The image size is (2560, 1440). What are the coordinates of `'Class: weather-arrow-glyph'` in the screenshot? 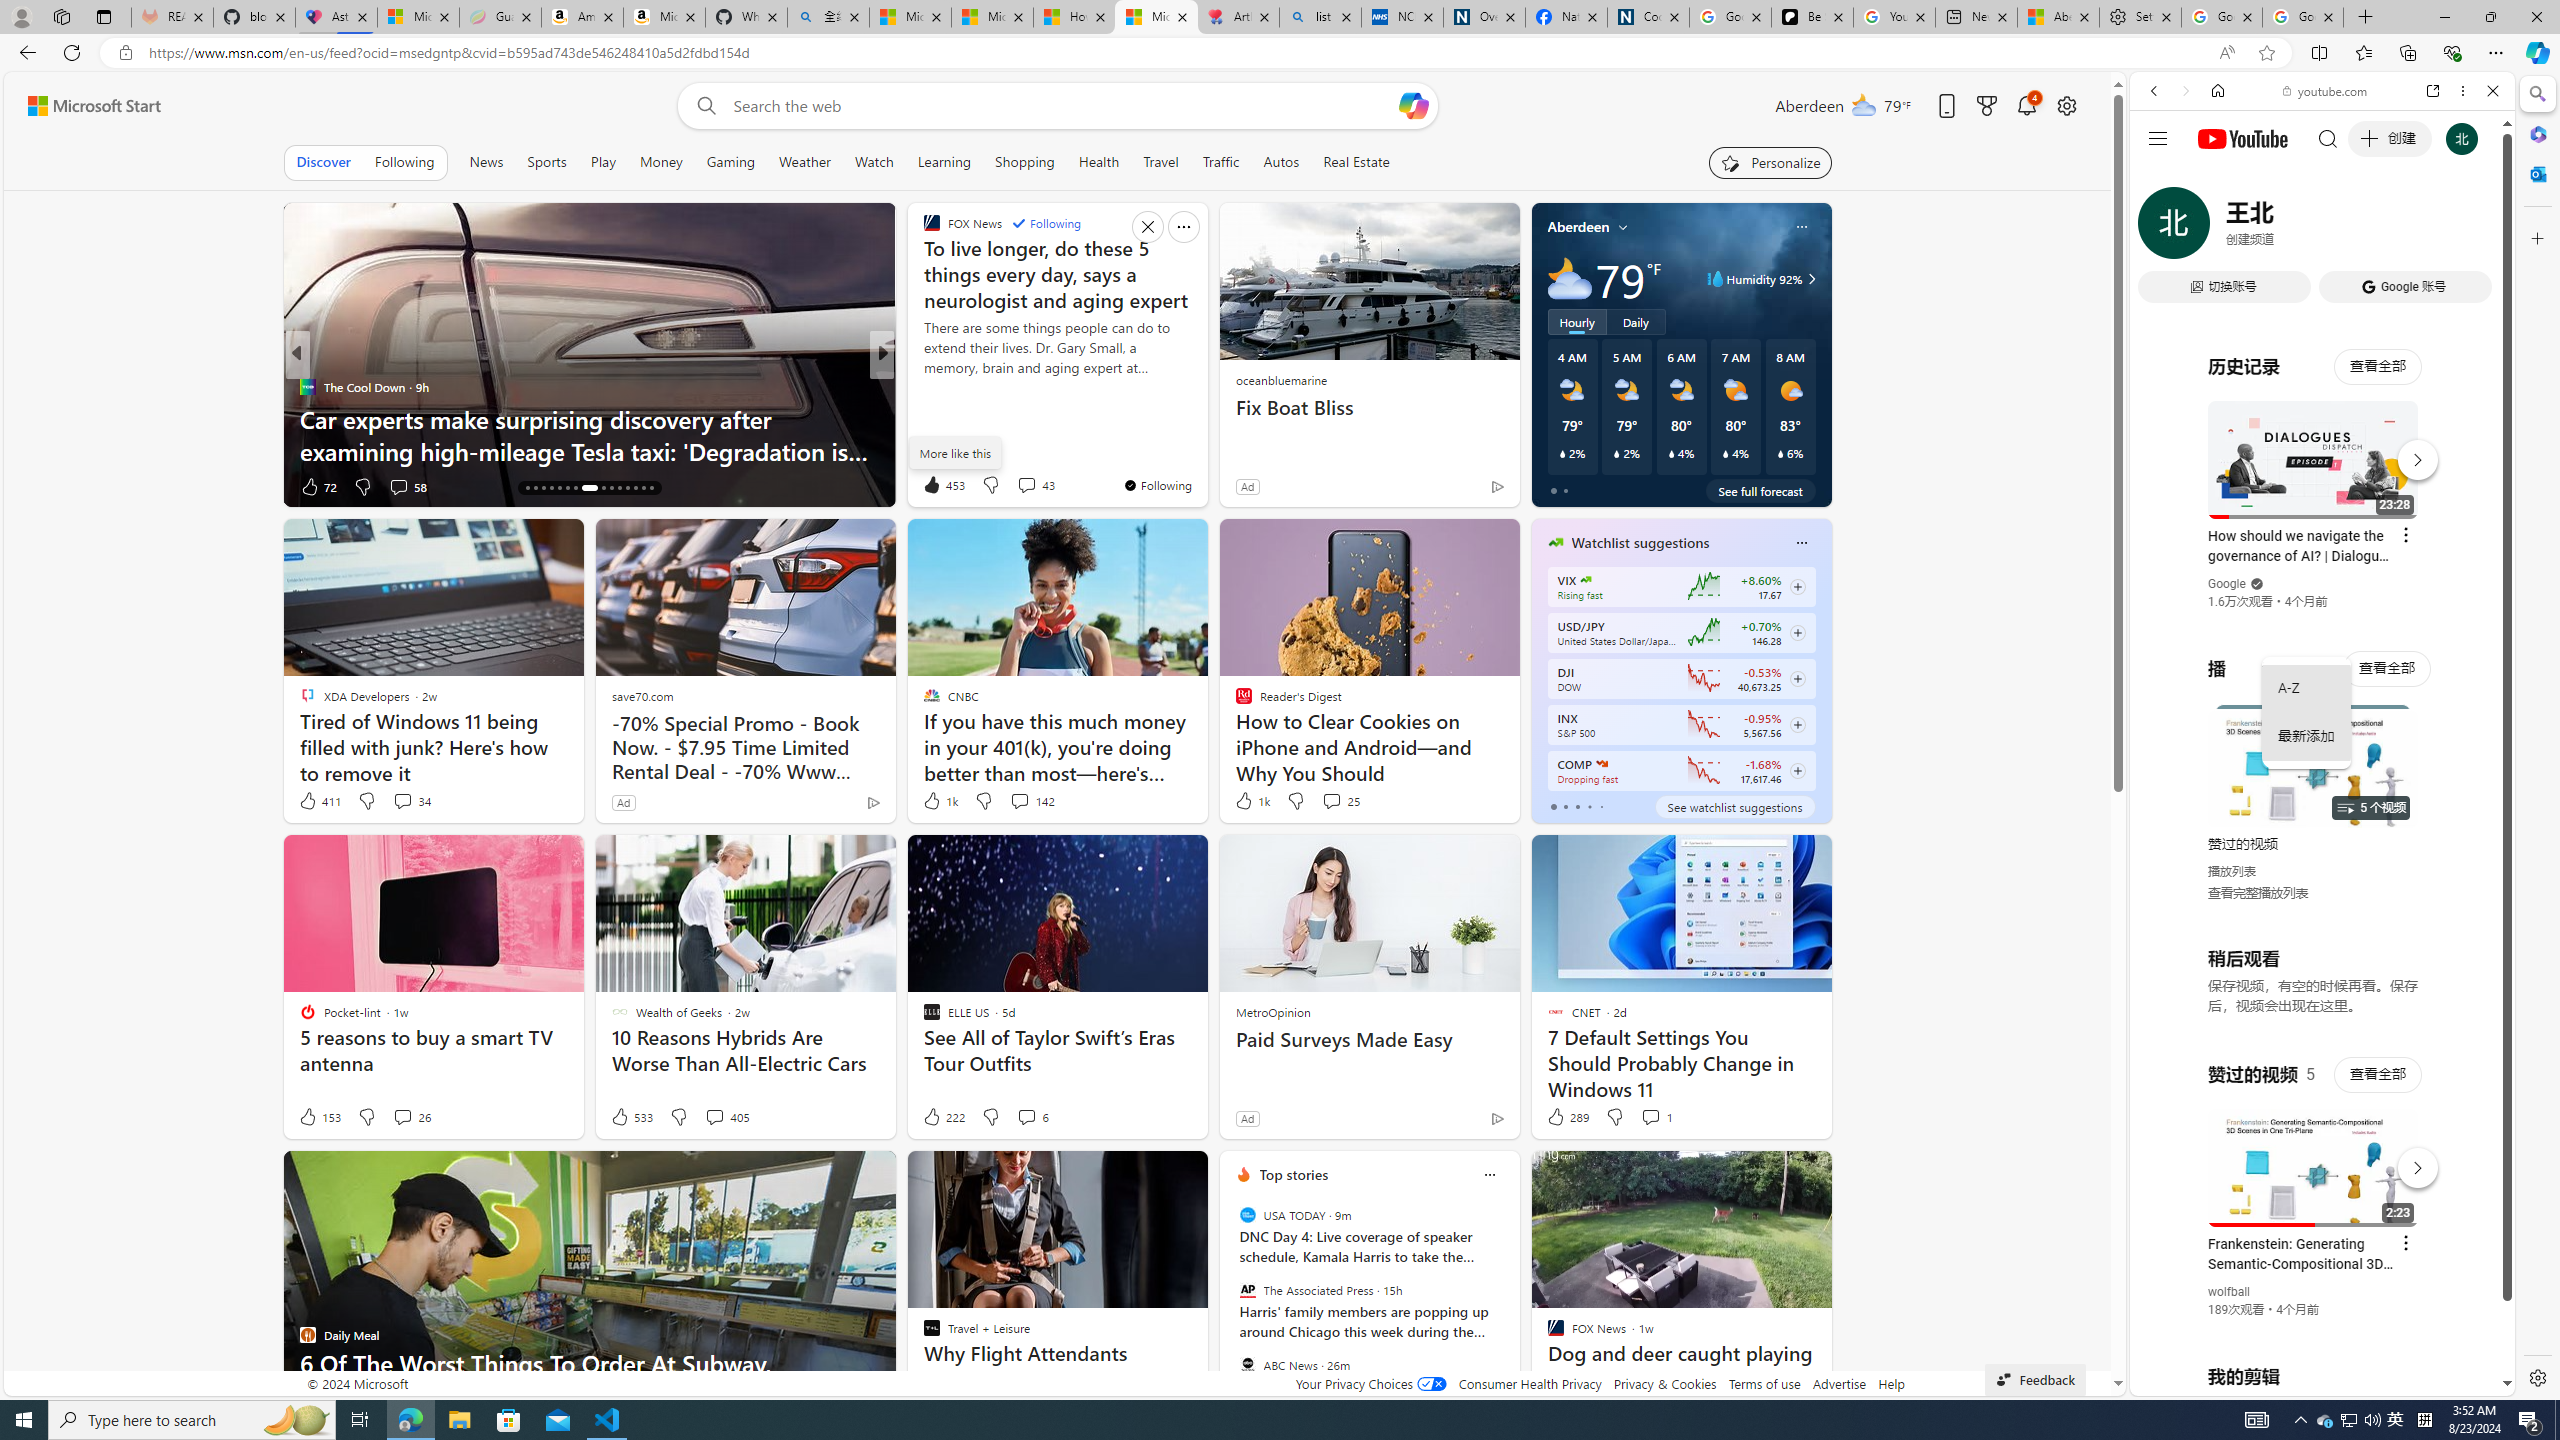 It's located at (1810, 279).